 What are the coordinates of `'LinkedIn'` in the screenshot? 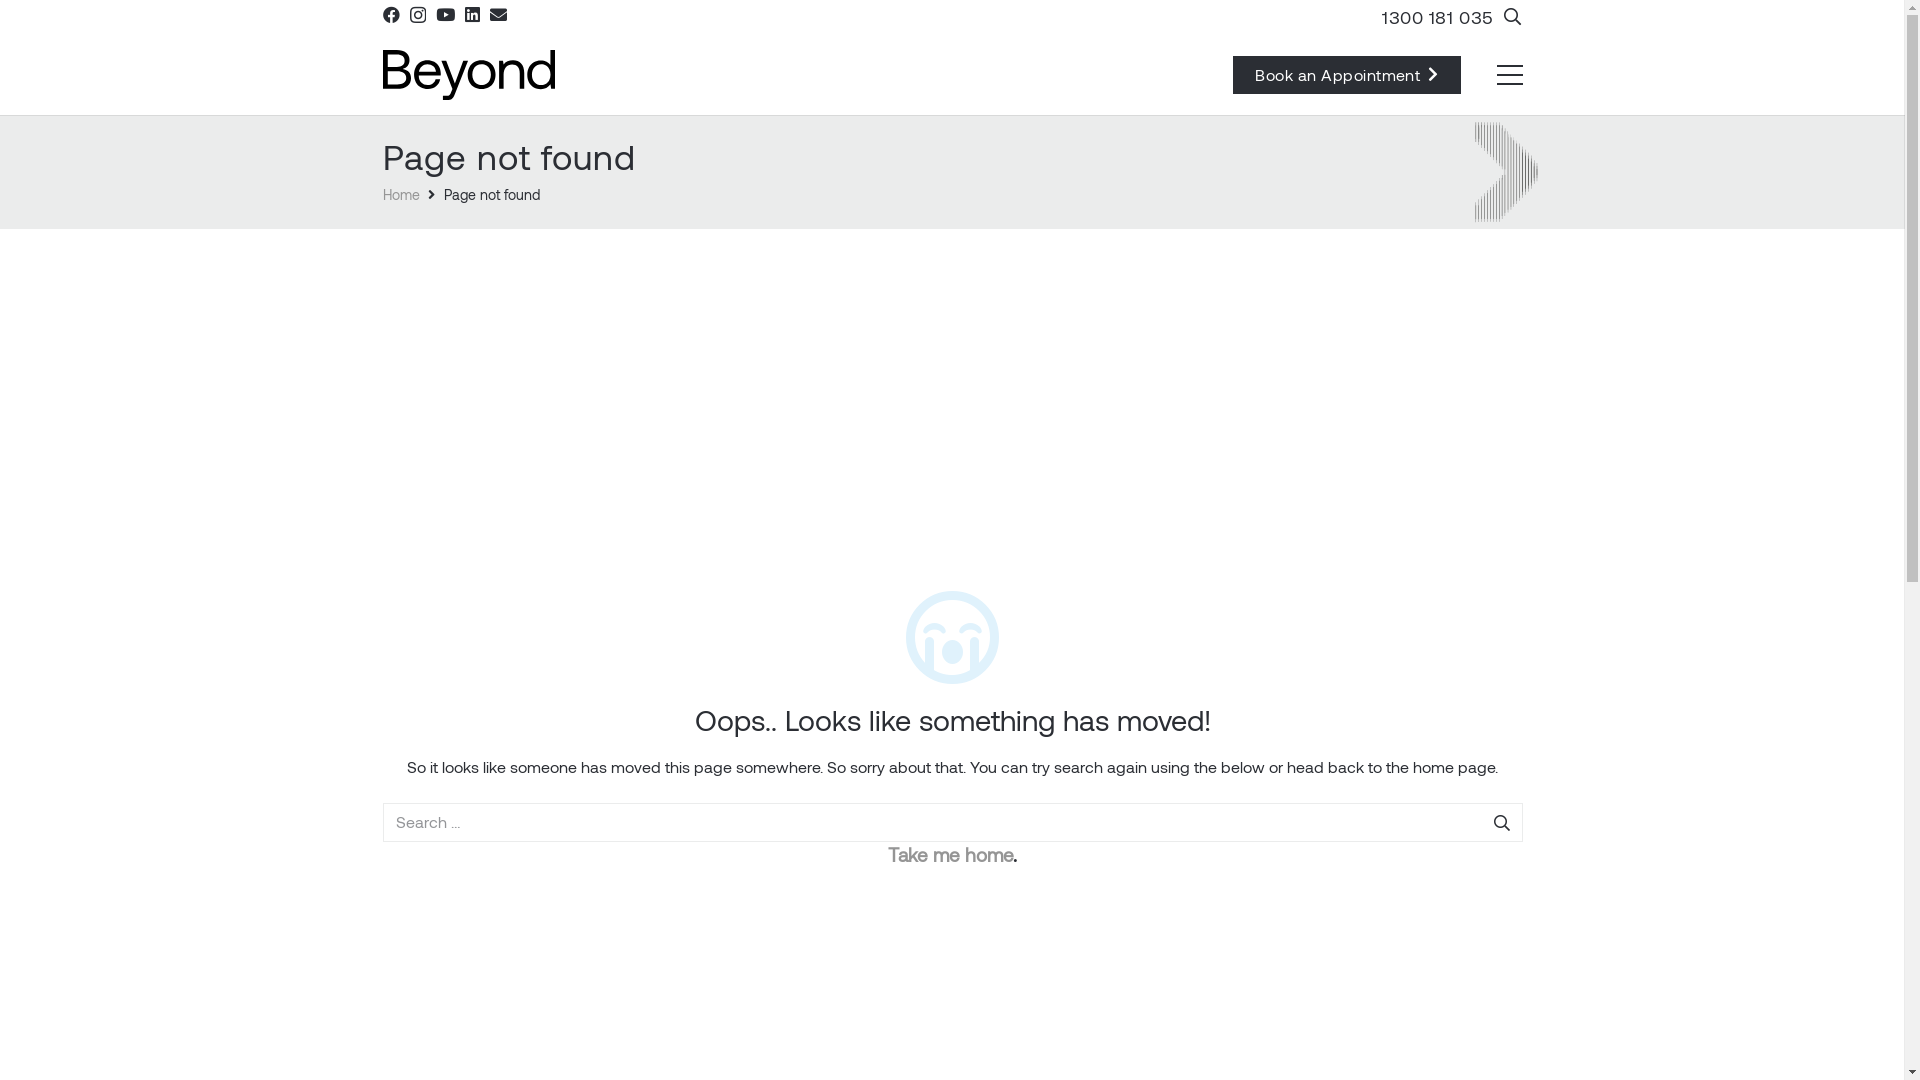 It's located at (1116, 873).